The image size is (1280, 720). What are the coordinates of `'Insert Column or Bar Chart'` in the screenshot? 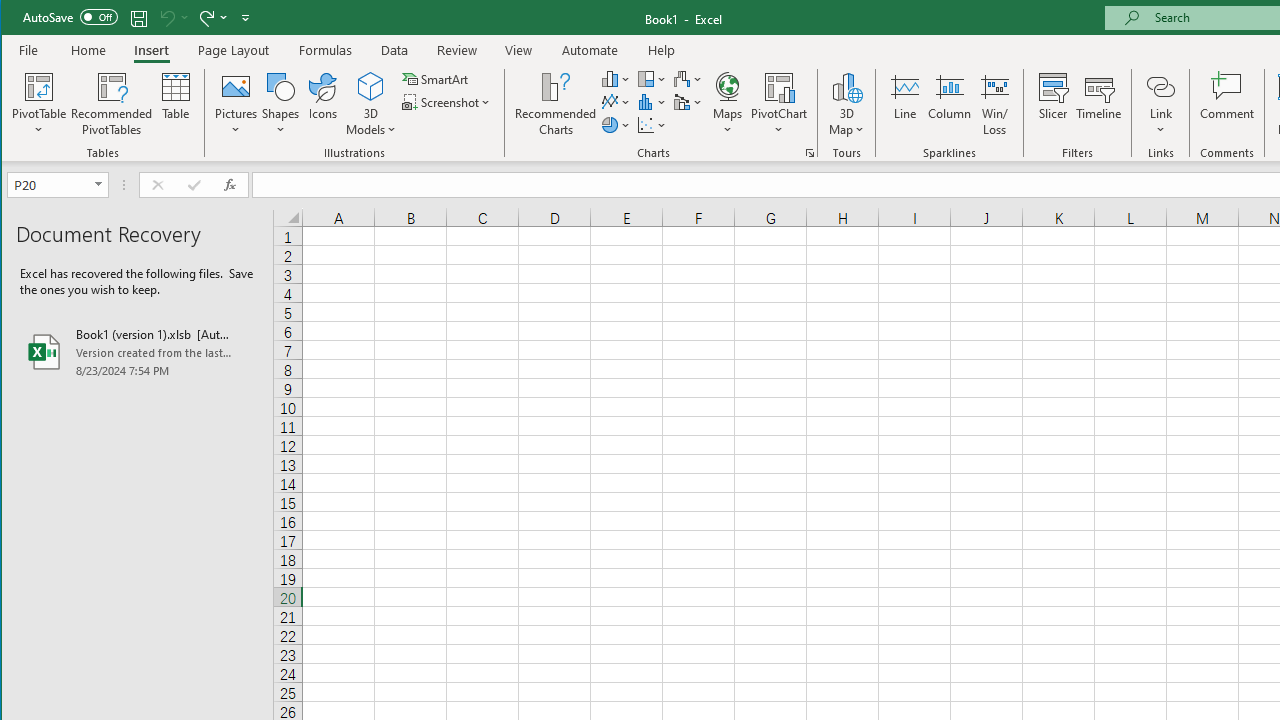 It's located at (615, 78).